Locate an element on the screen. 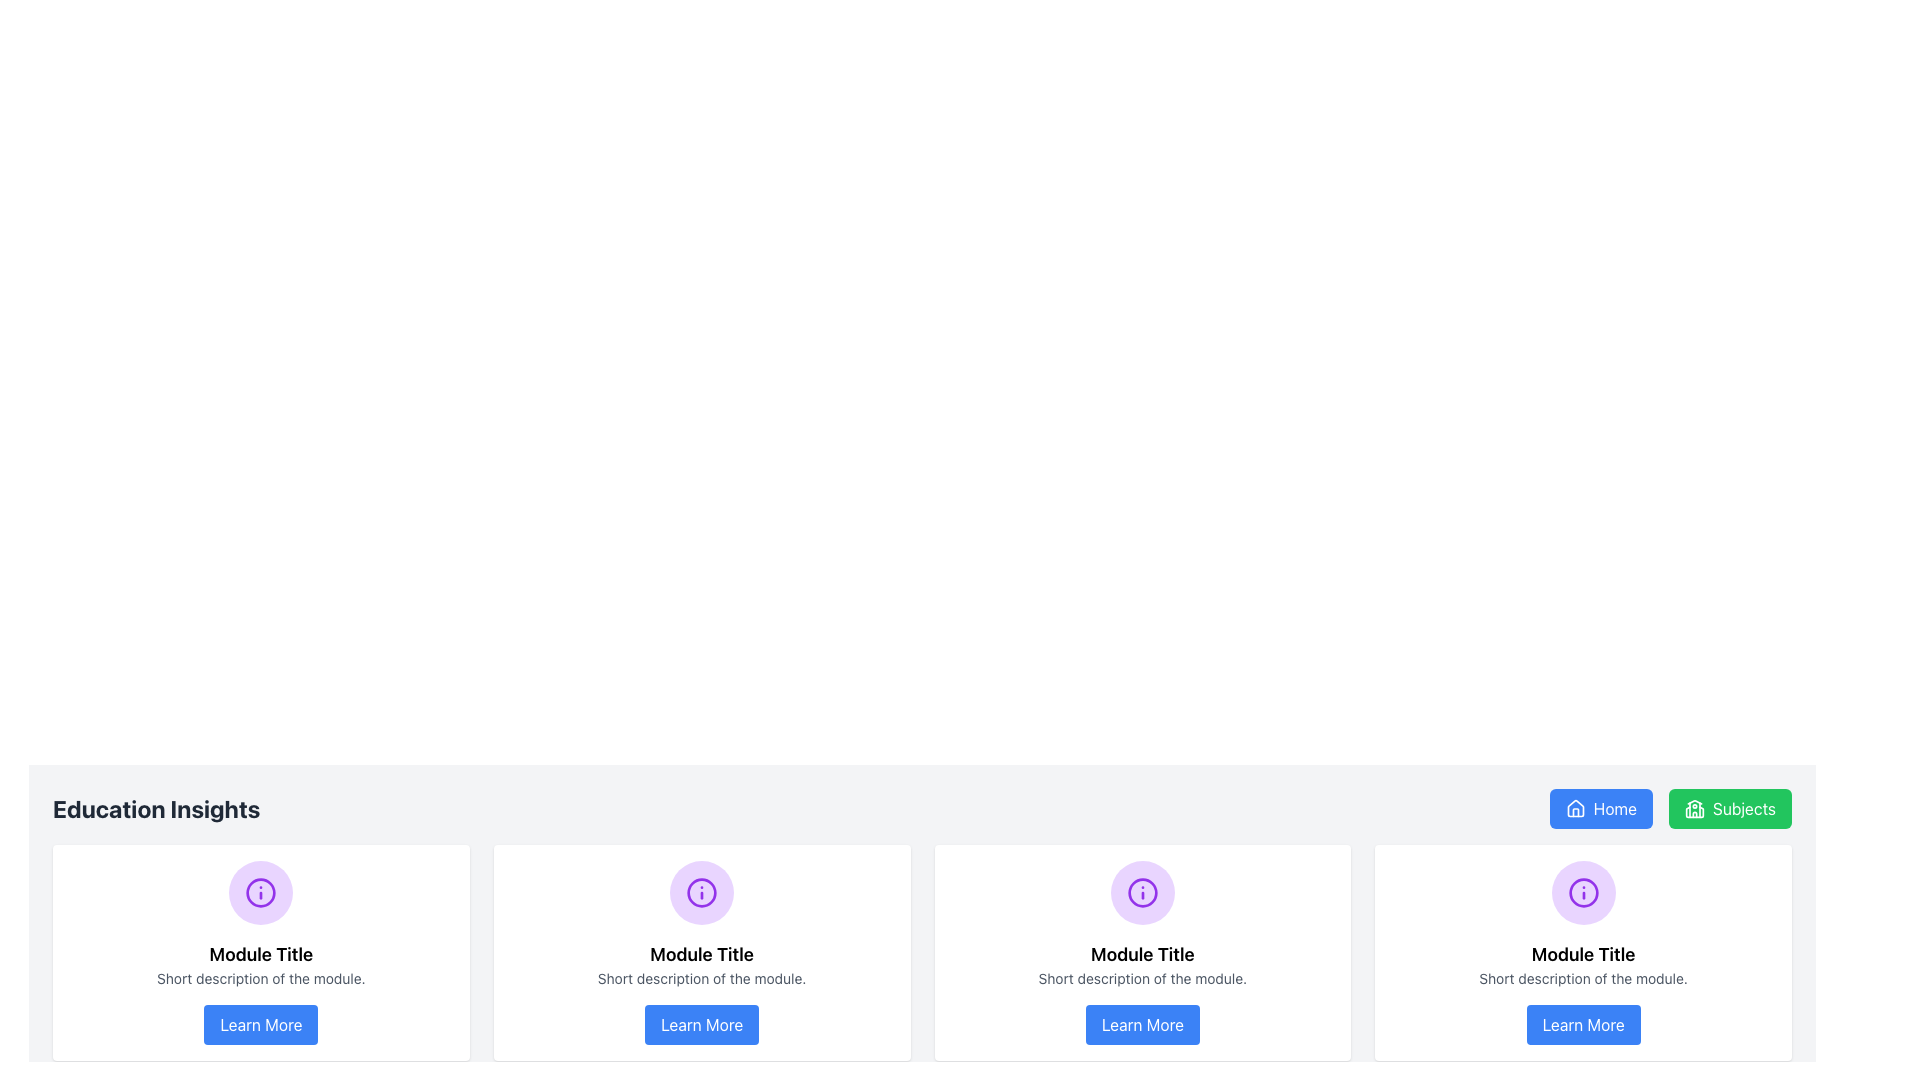 This screenshot has width=1920, height=1080. the fourth button in the row of similar buttons at the bottom of the module card is located at coordinates (1142, 1025).